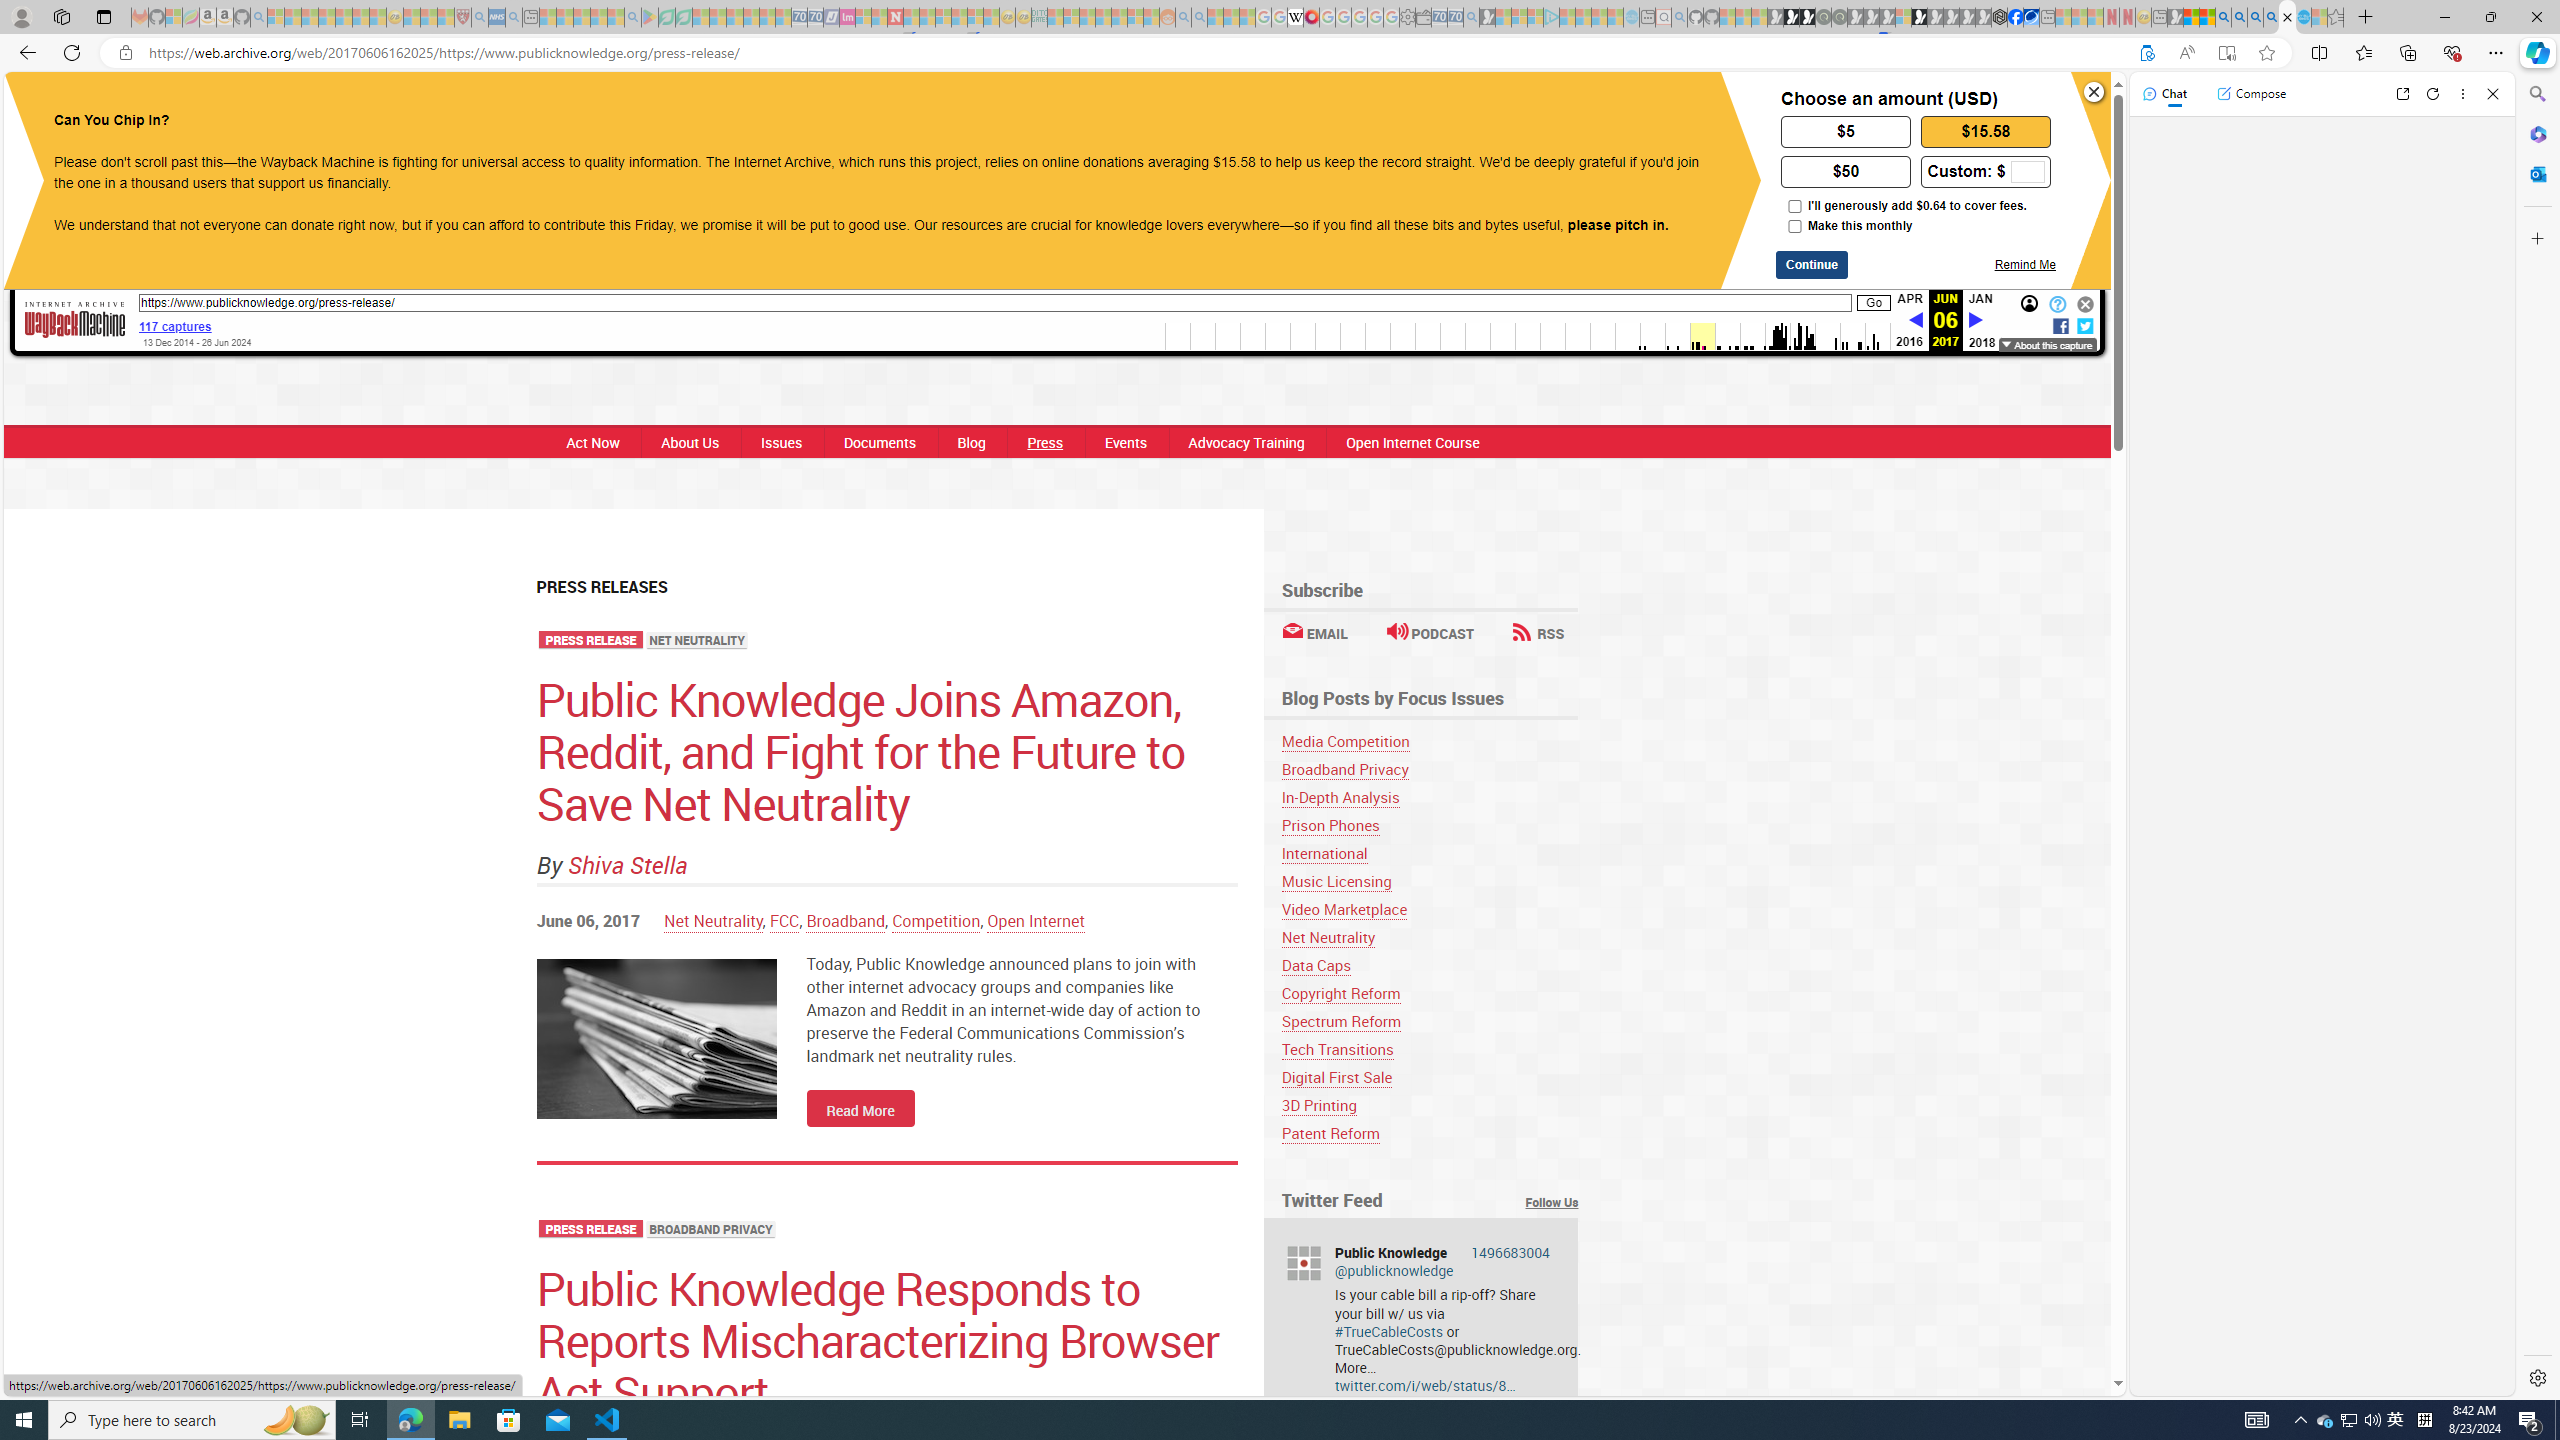  What do you see at coordinates (74, 319) in the screenshot?
I see `'Wayback Machine'` at bounding box center [74, 319].